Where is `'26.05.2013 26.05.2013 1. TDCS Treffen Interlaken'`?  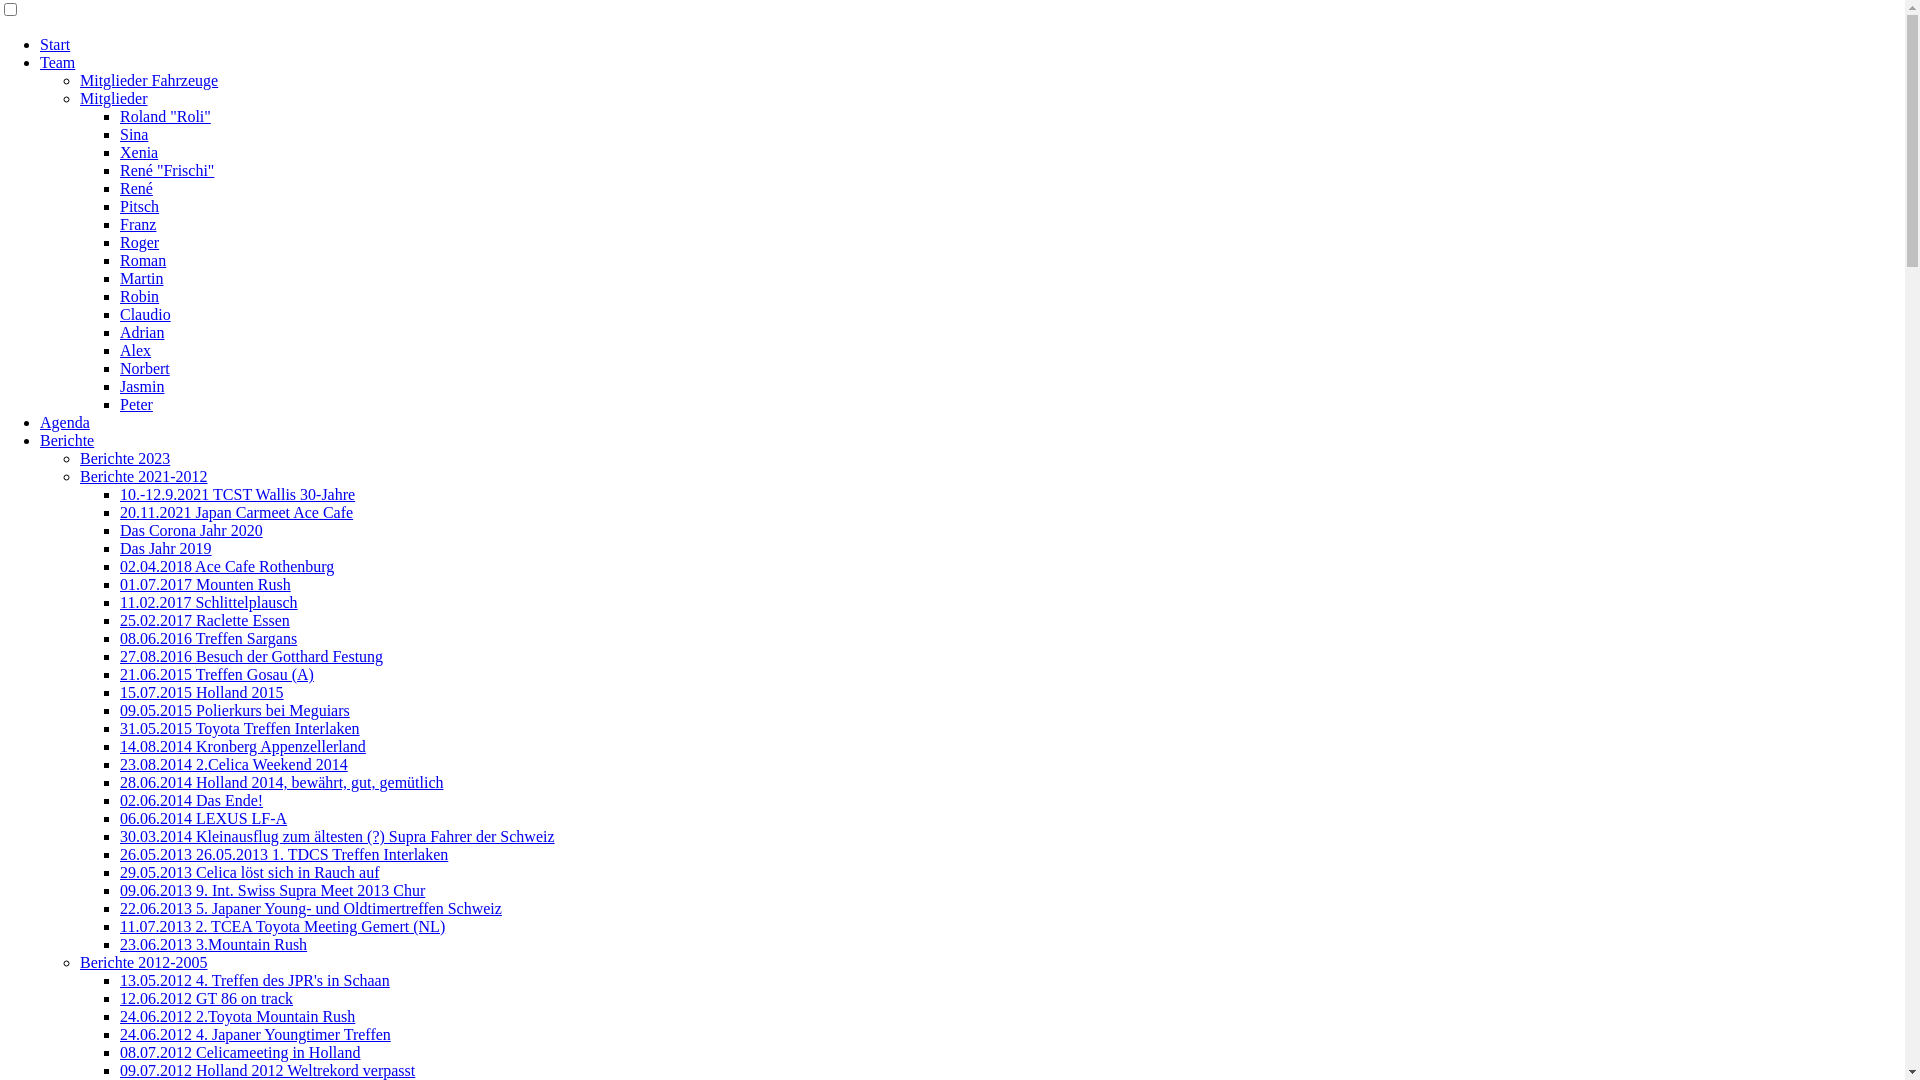
'26.05.2013 26.05.2013 1. TDCS Treffen Interlaken' is located at coordinates (282, 854).